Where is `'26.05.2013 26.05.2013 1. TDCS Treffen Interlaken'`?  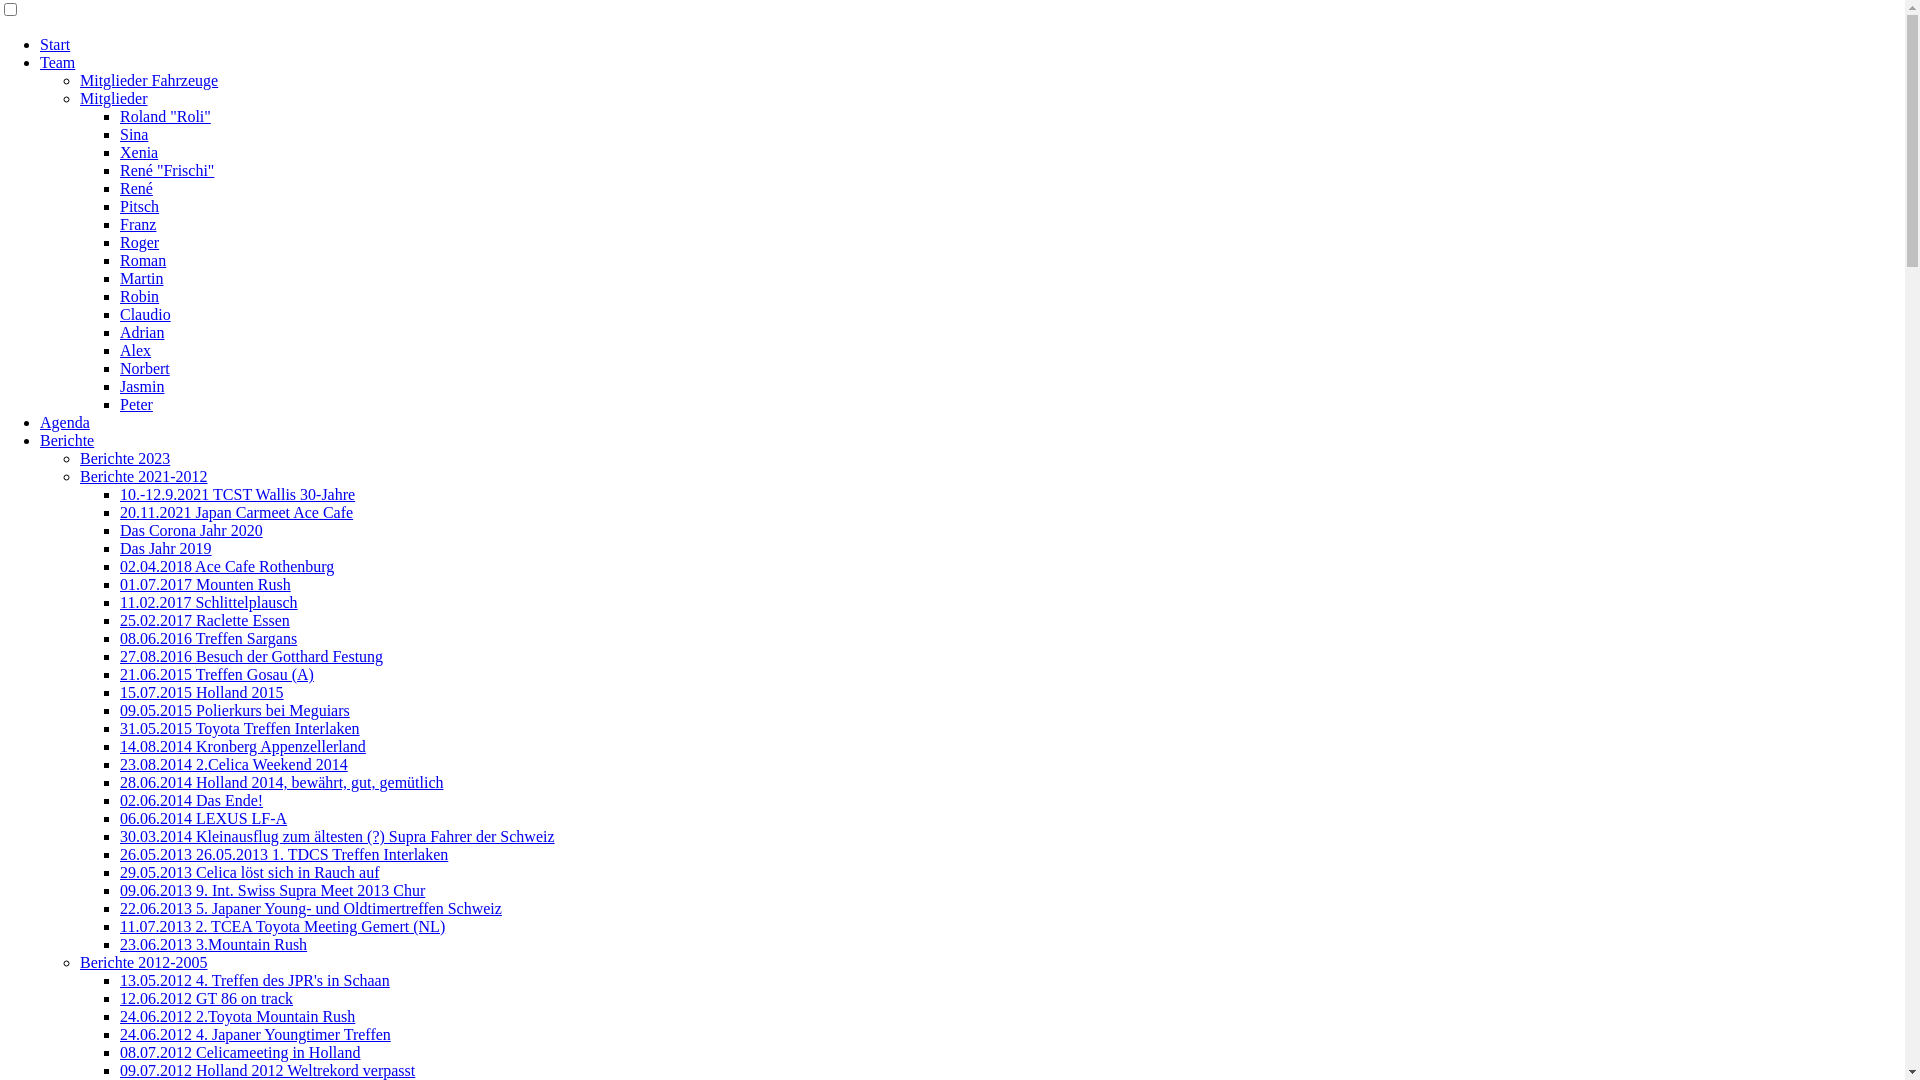
'26.05.2013 26.05.2013 1. TDCS Treffen Interlaken' is located at coordinates (282, 854).